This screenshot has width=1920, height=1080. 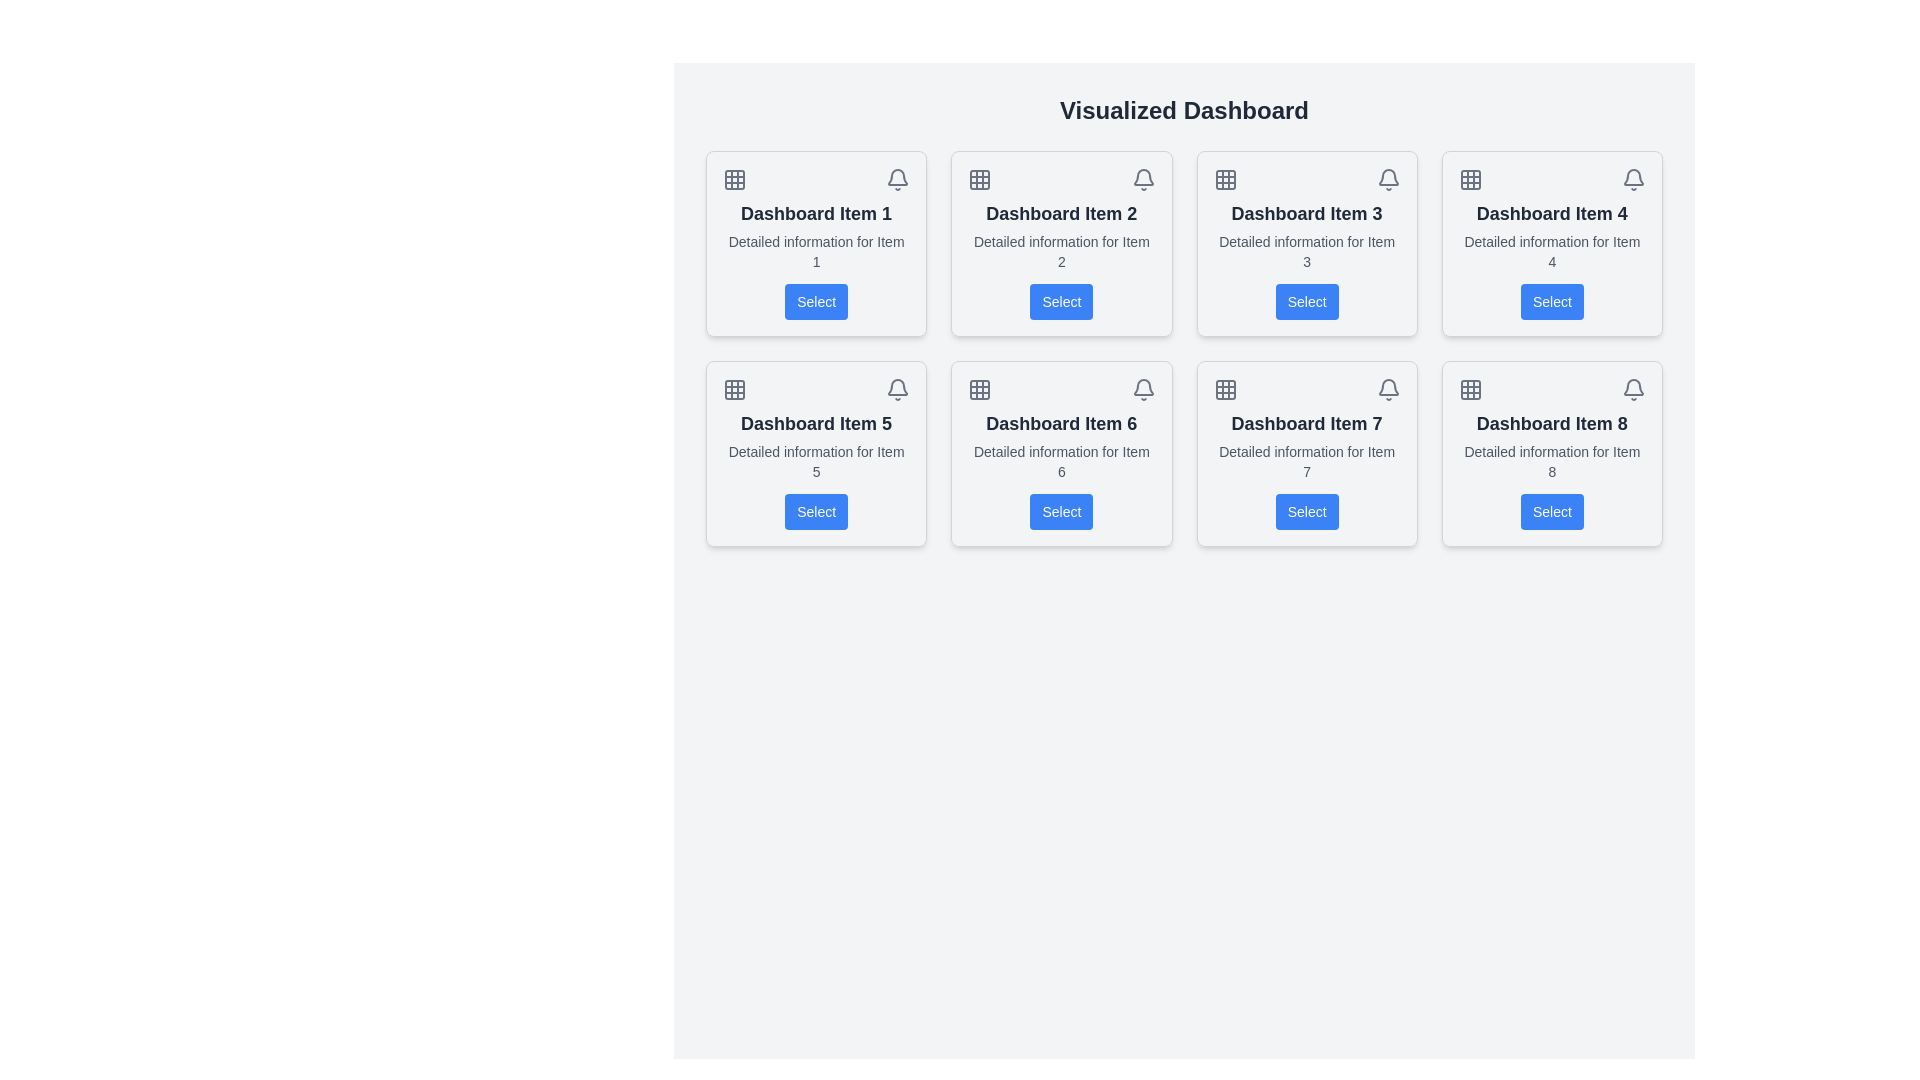 I want to click on the text label reading 'Dashboard Item 1', which is styled with a bold font and larger size, located in the upper-left quadrant of the interface within the first dashboard card, so click(x=816, y=213).